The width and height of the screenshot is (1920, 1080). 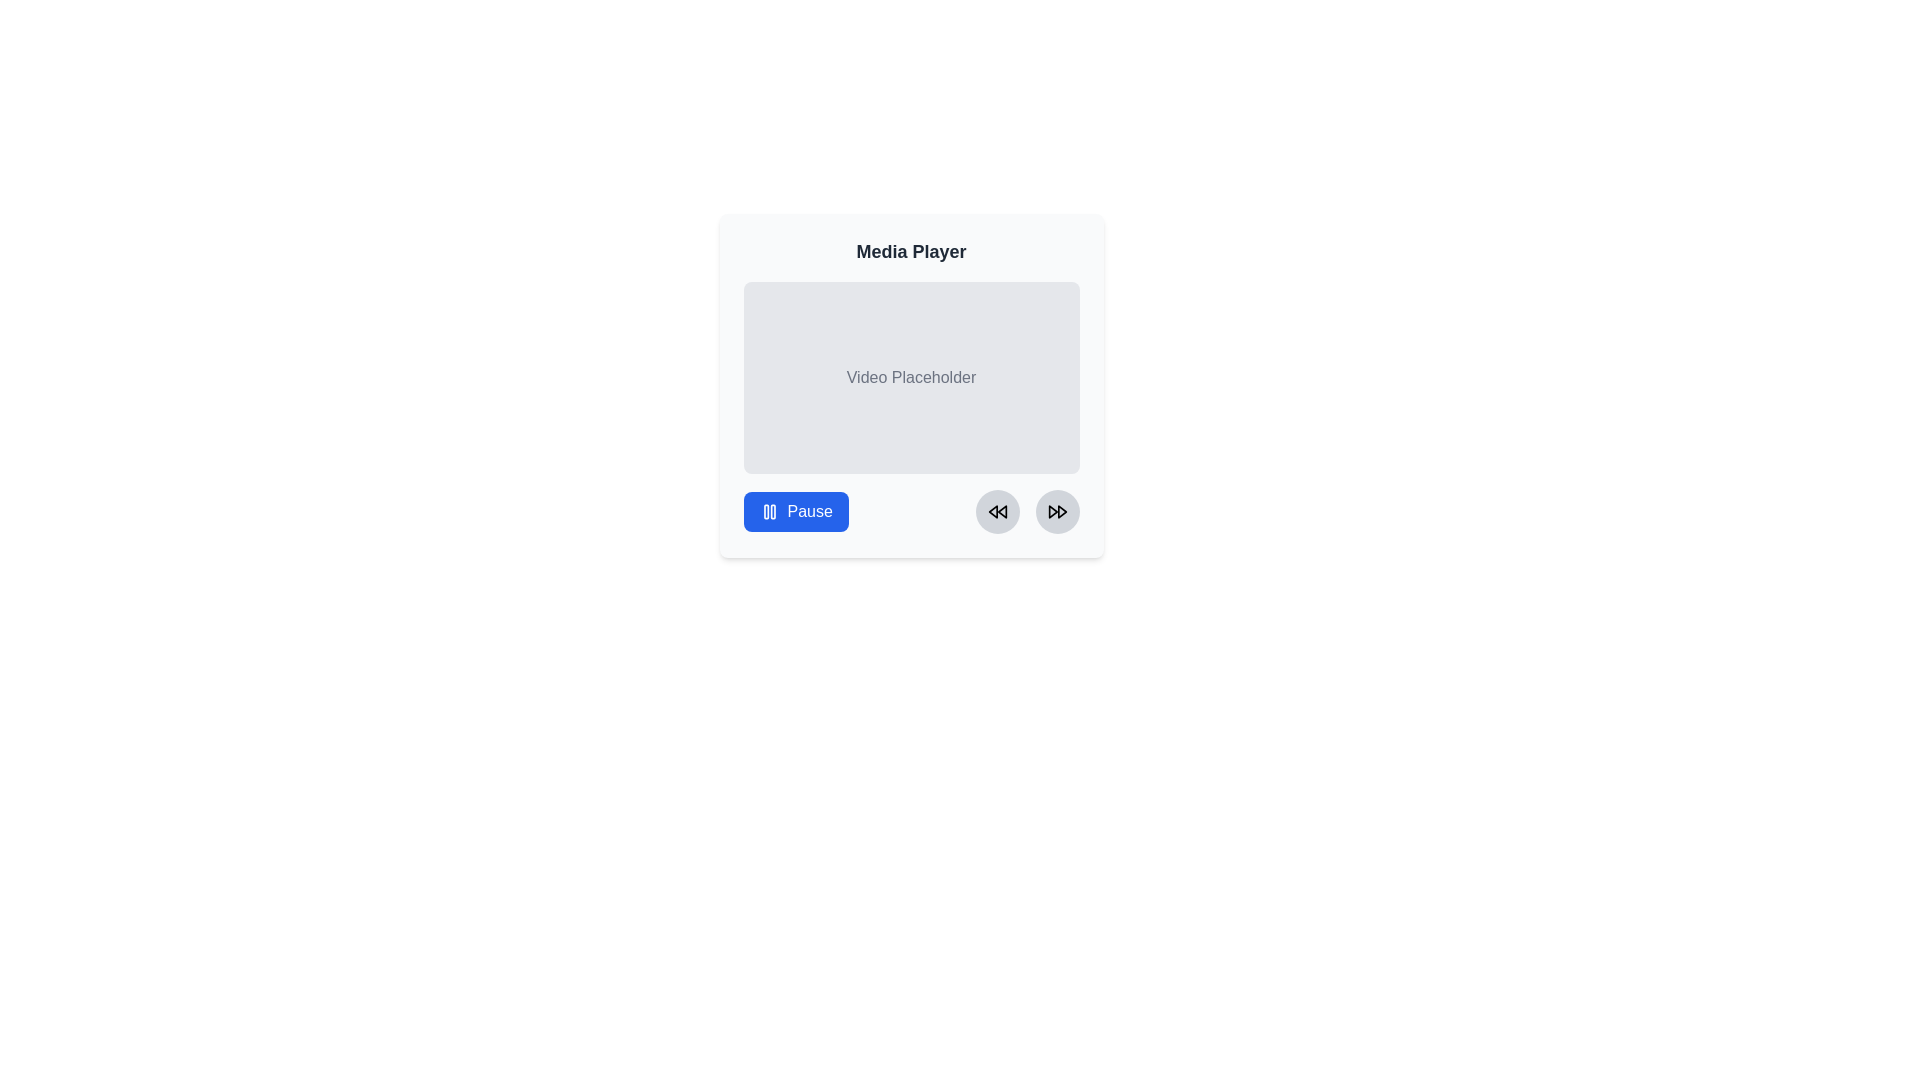 What do you see at coordinates (1056, 511) in the screenshot?
I see `the circular fast-forward button with a light gray background located at the bottom-right corner of the media player interface` at bounding box center [1056, 511].